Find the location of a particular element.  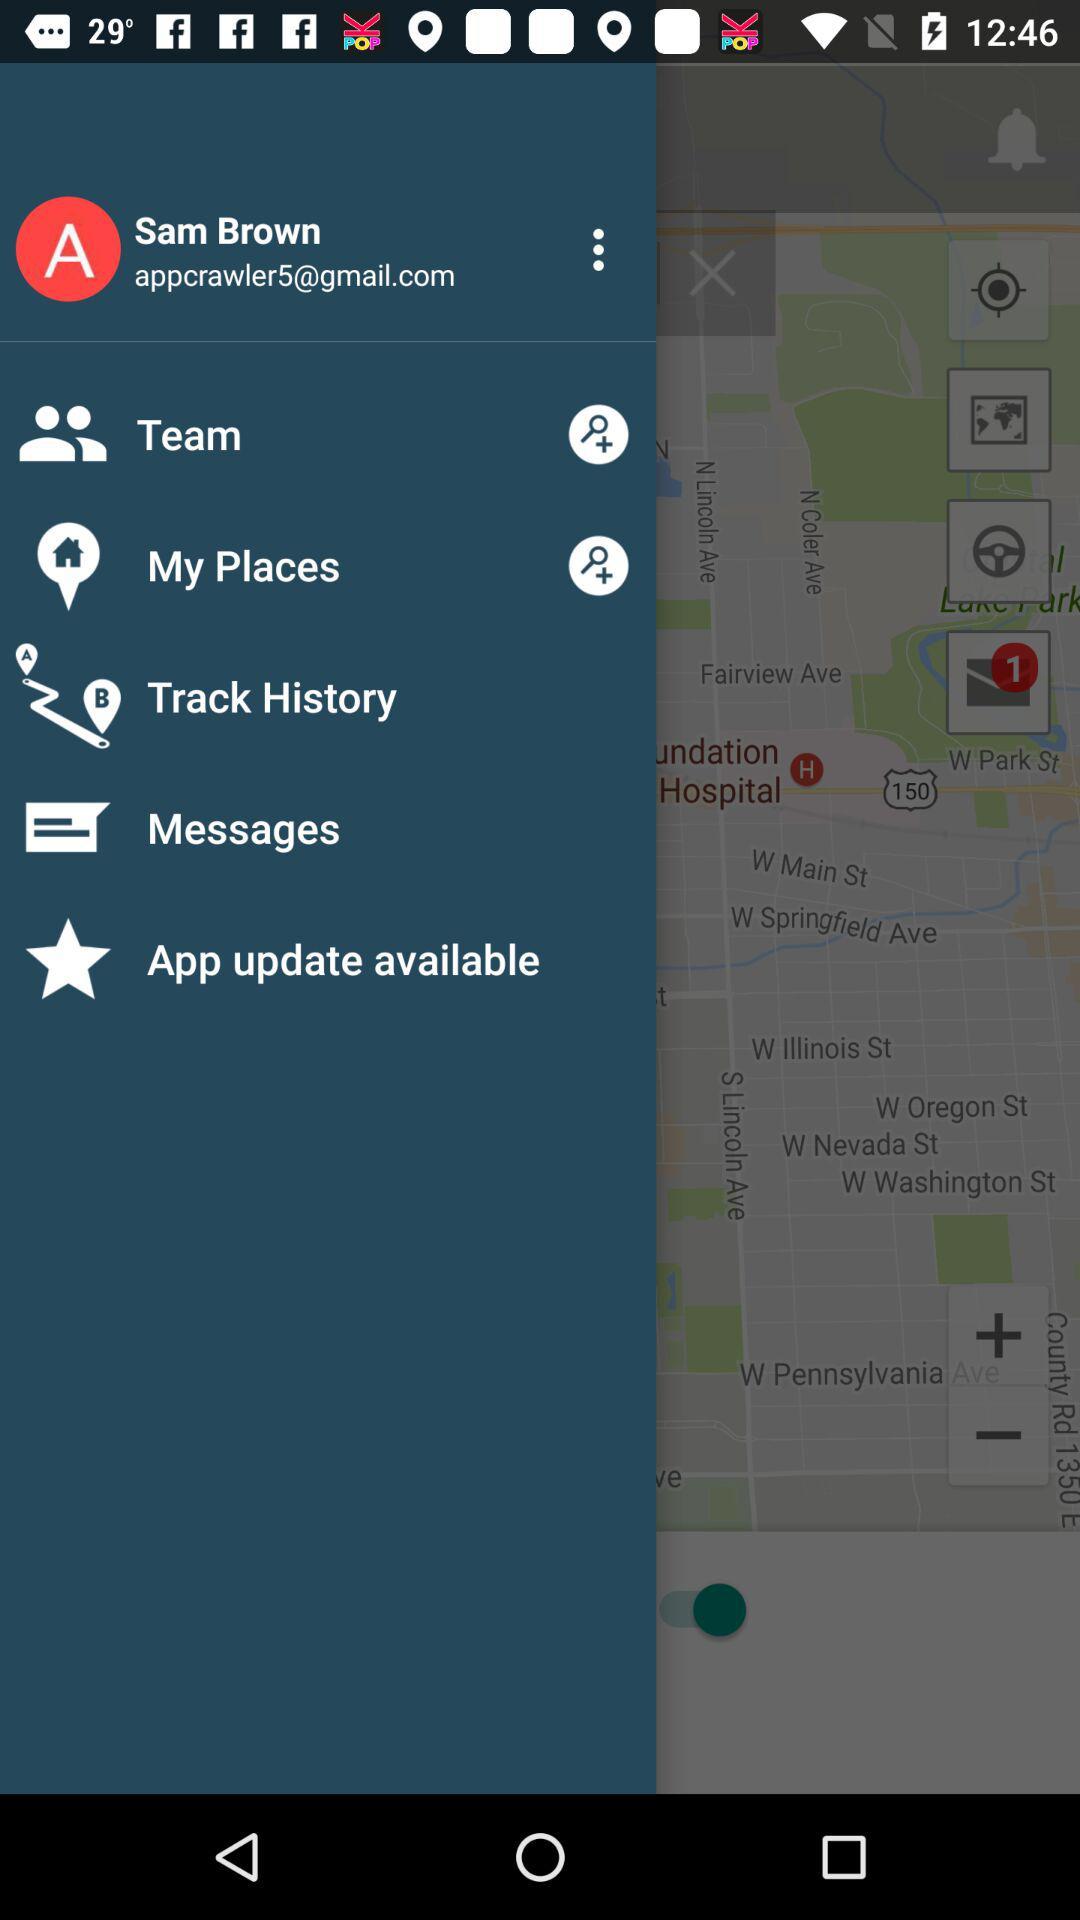

the zoom out button on the web page is located at coordinates (999, 1437).